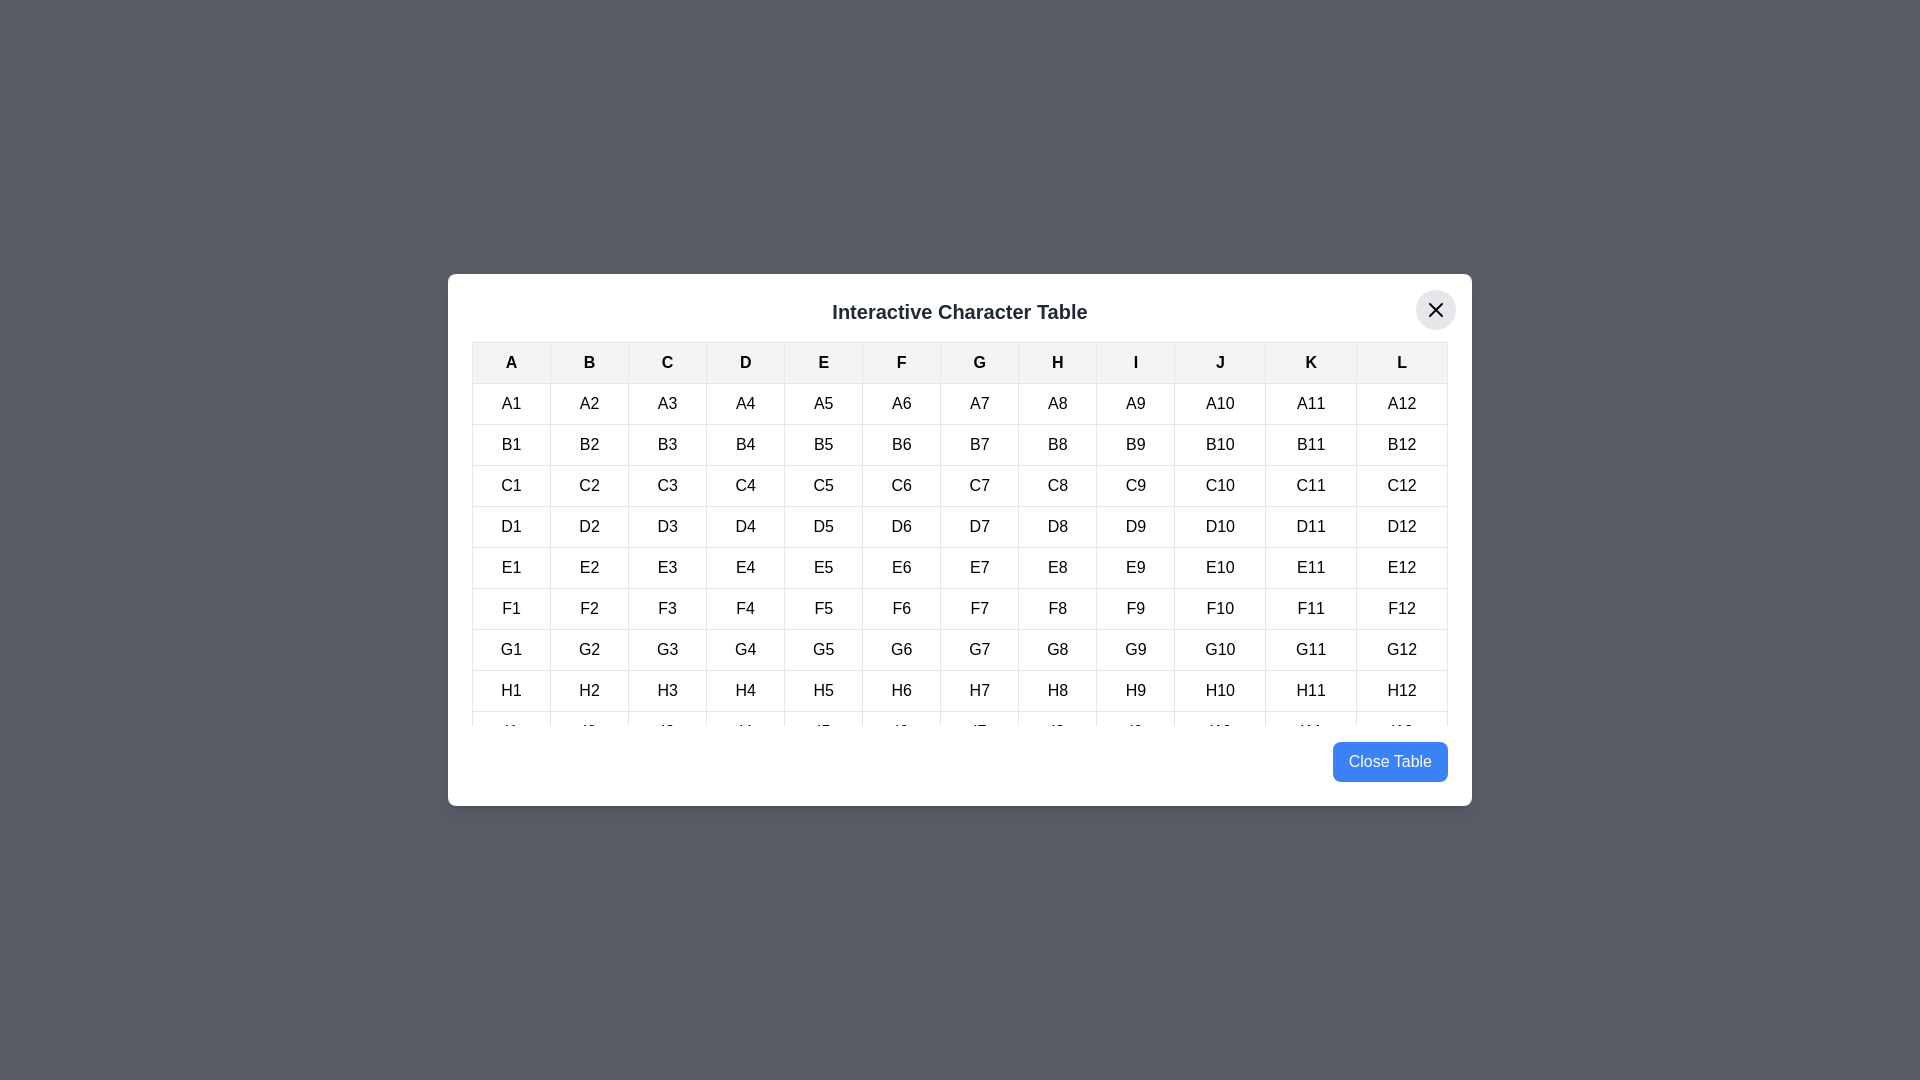 The image size is (1920, 1080). Describe the element at coordinates (1434, 309) in the screenshot. I see `the close button in the top-right corner of the dialog` at that location.